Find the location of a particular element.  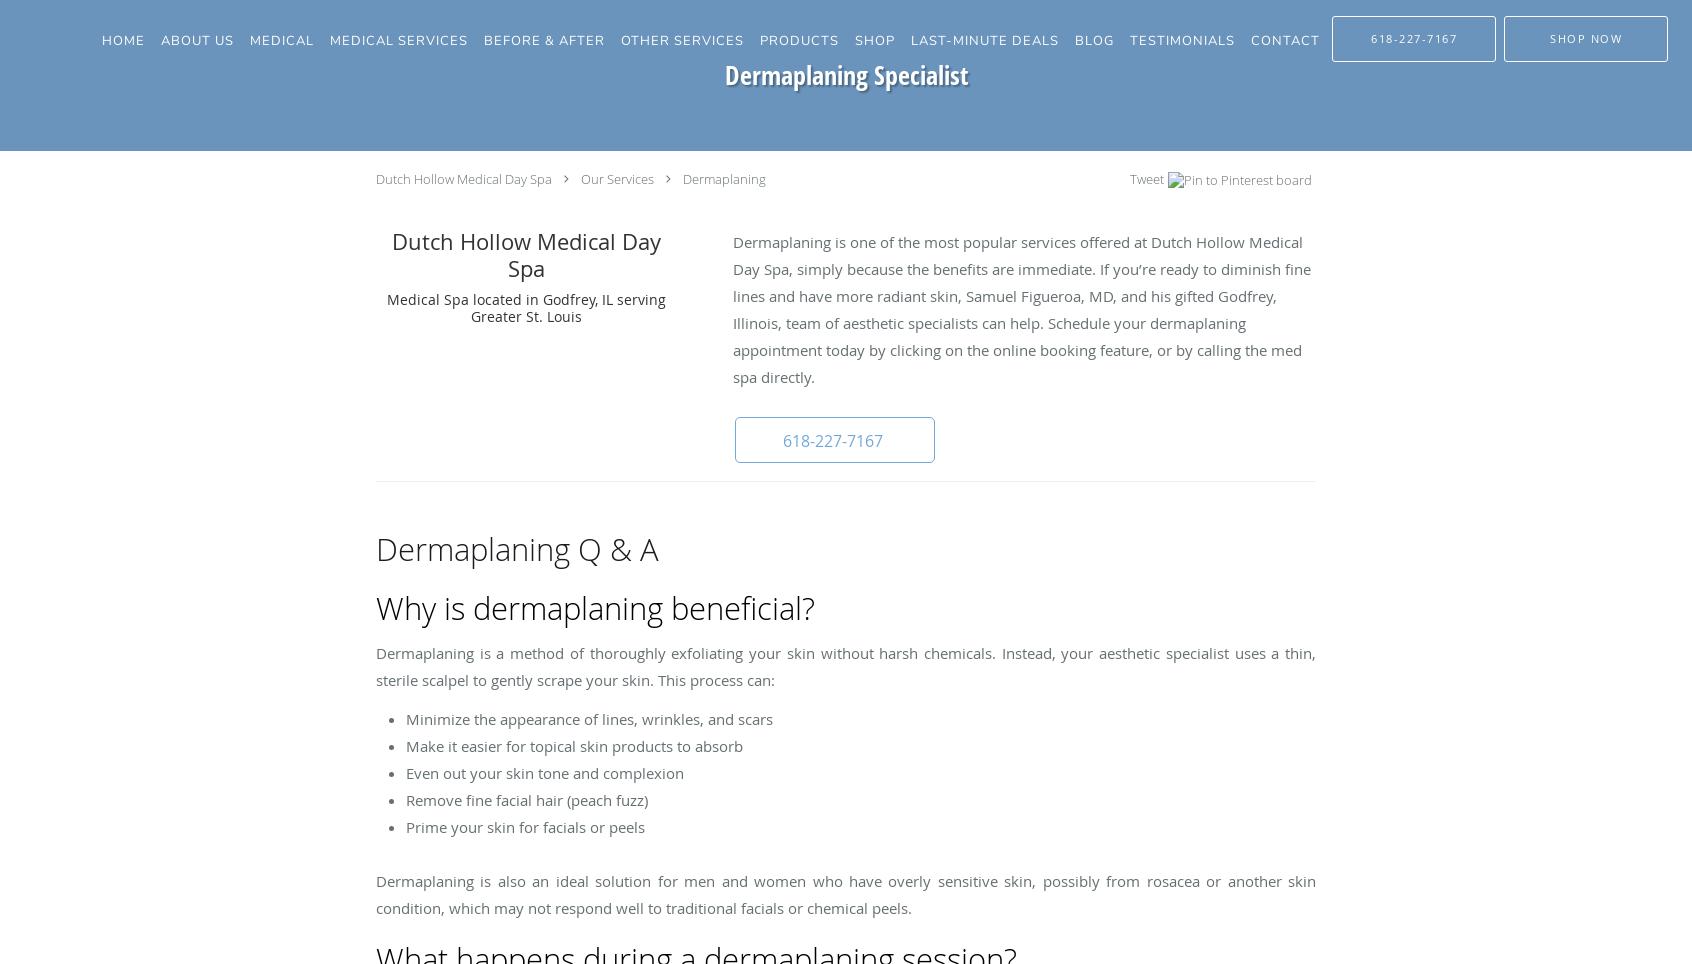

'618-227-7167' is located at coordinates (832, 440).